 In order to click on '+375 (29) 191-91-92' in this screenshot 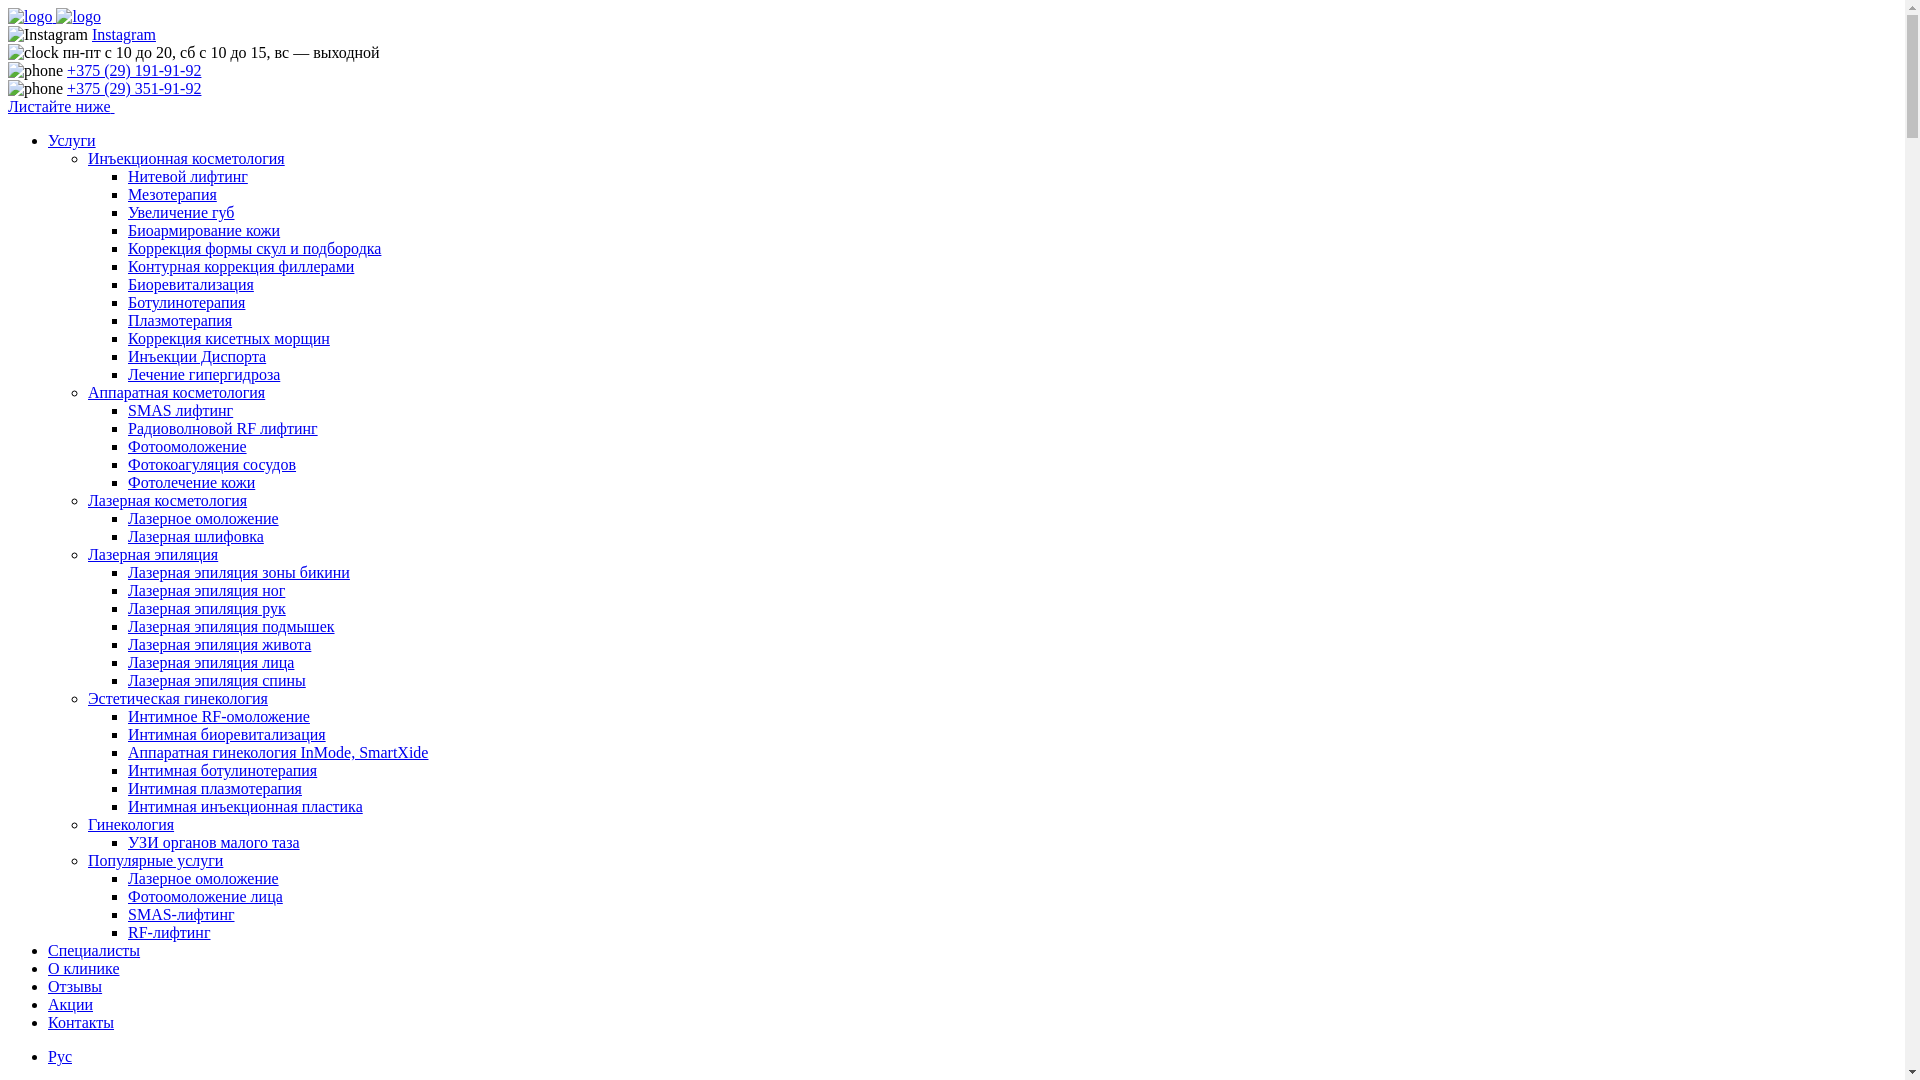, I will do `click(133, 69)`.